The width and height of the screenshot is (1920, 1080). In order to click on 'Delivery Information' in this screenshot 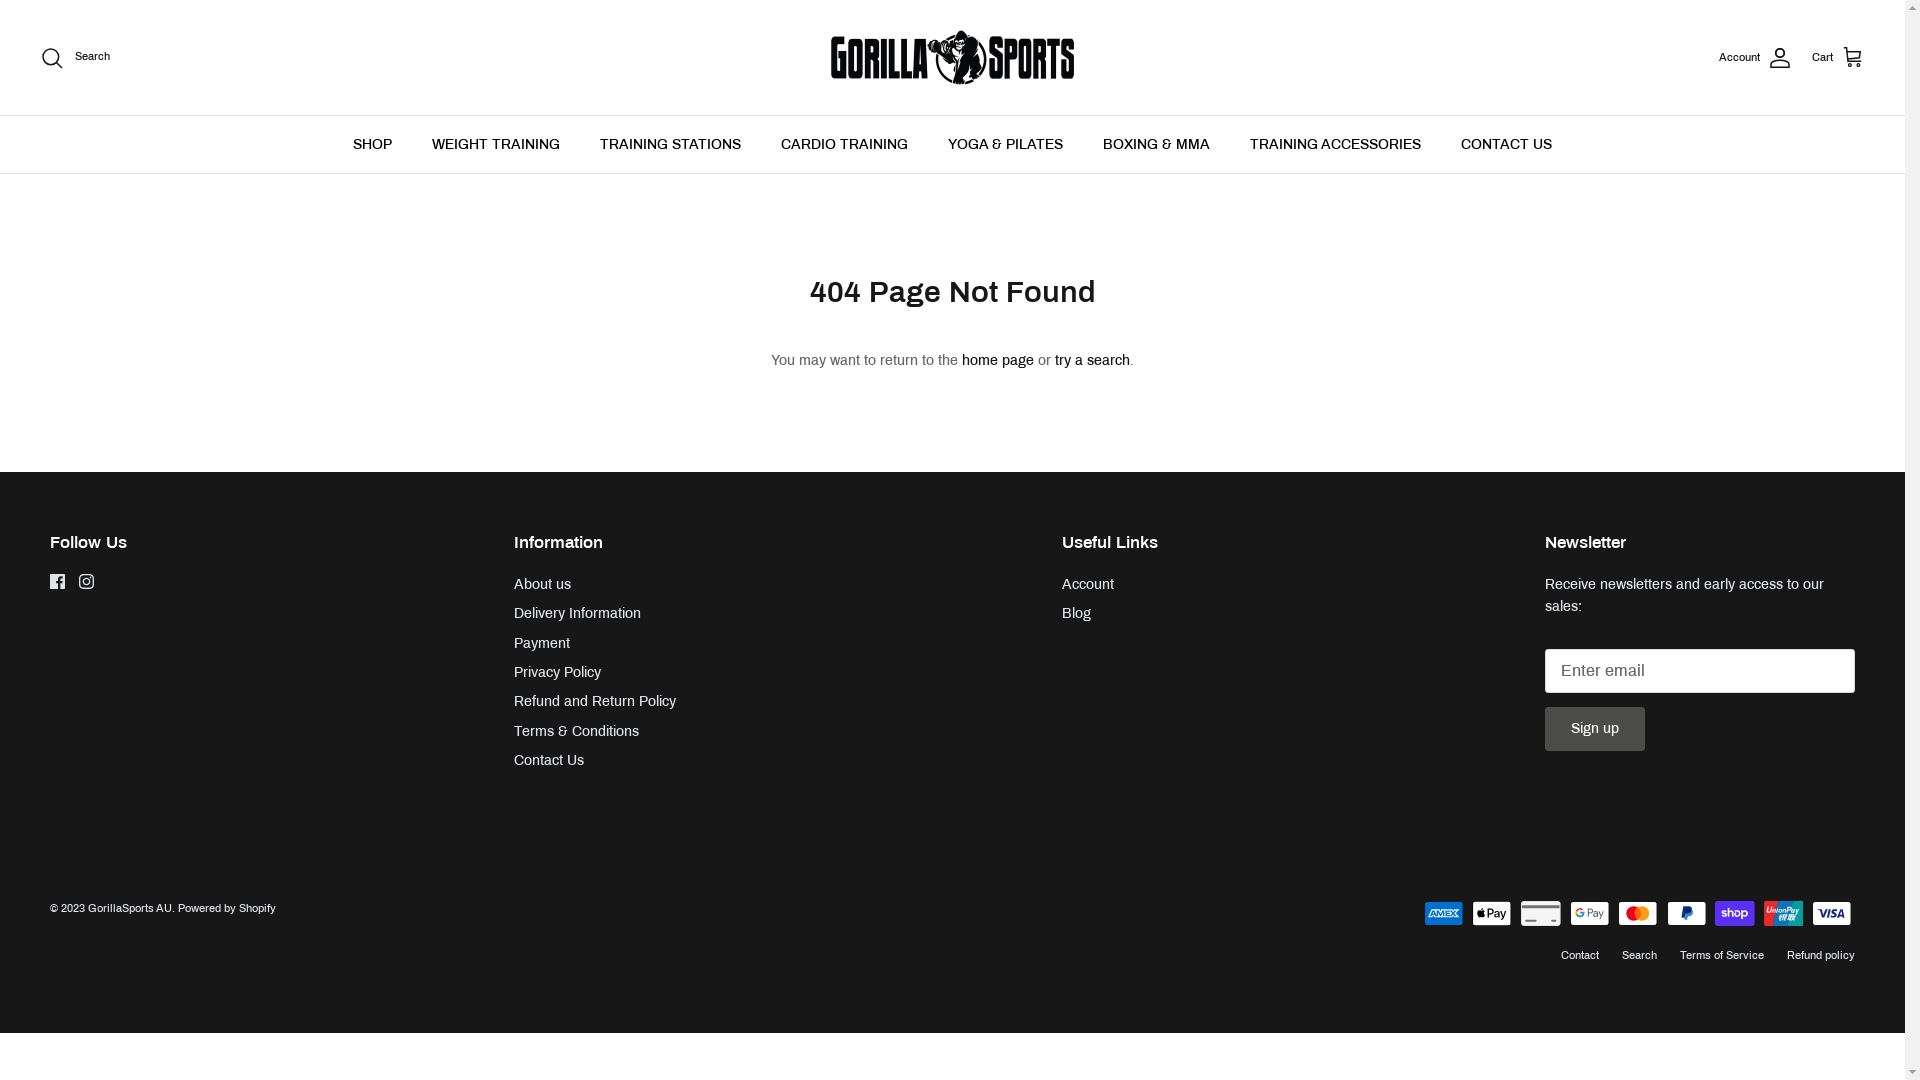, I will do `click(513, 612)`.